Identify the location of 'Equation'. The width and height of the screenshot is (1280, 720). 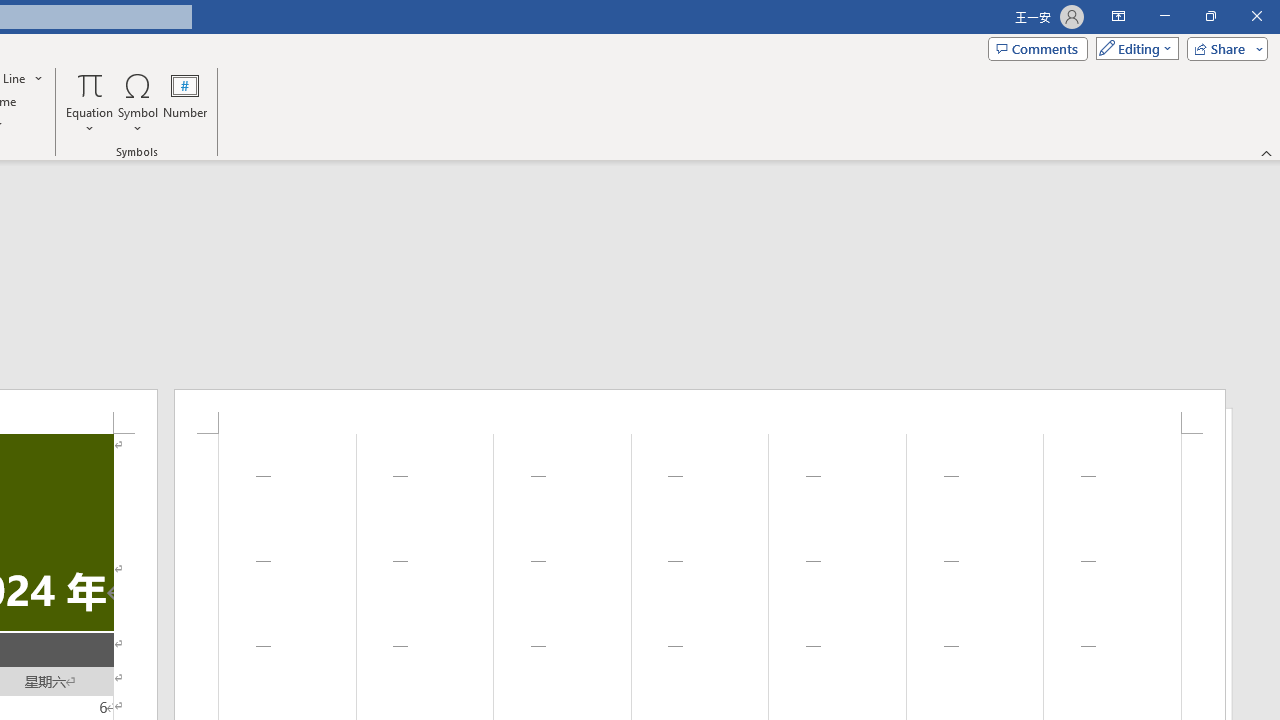
(89, 103).